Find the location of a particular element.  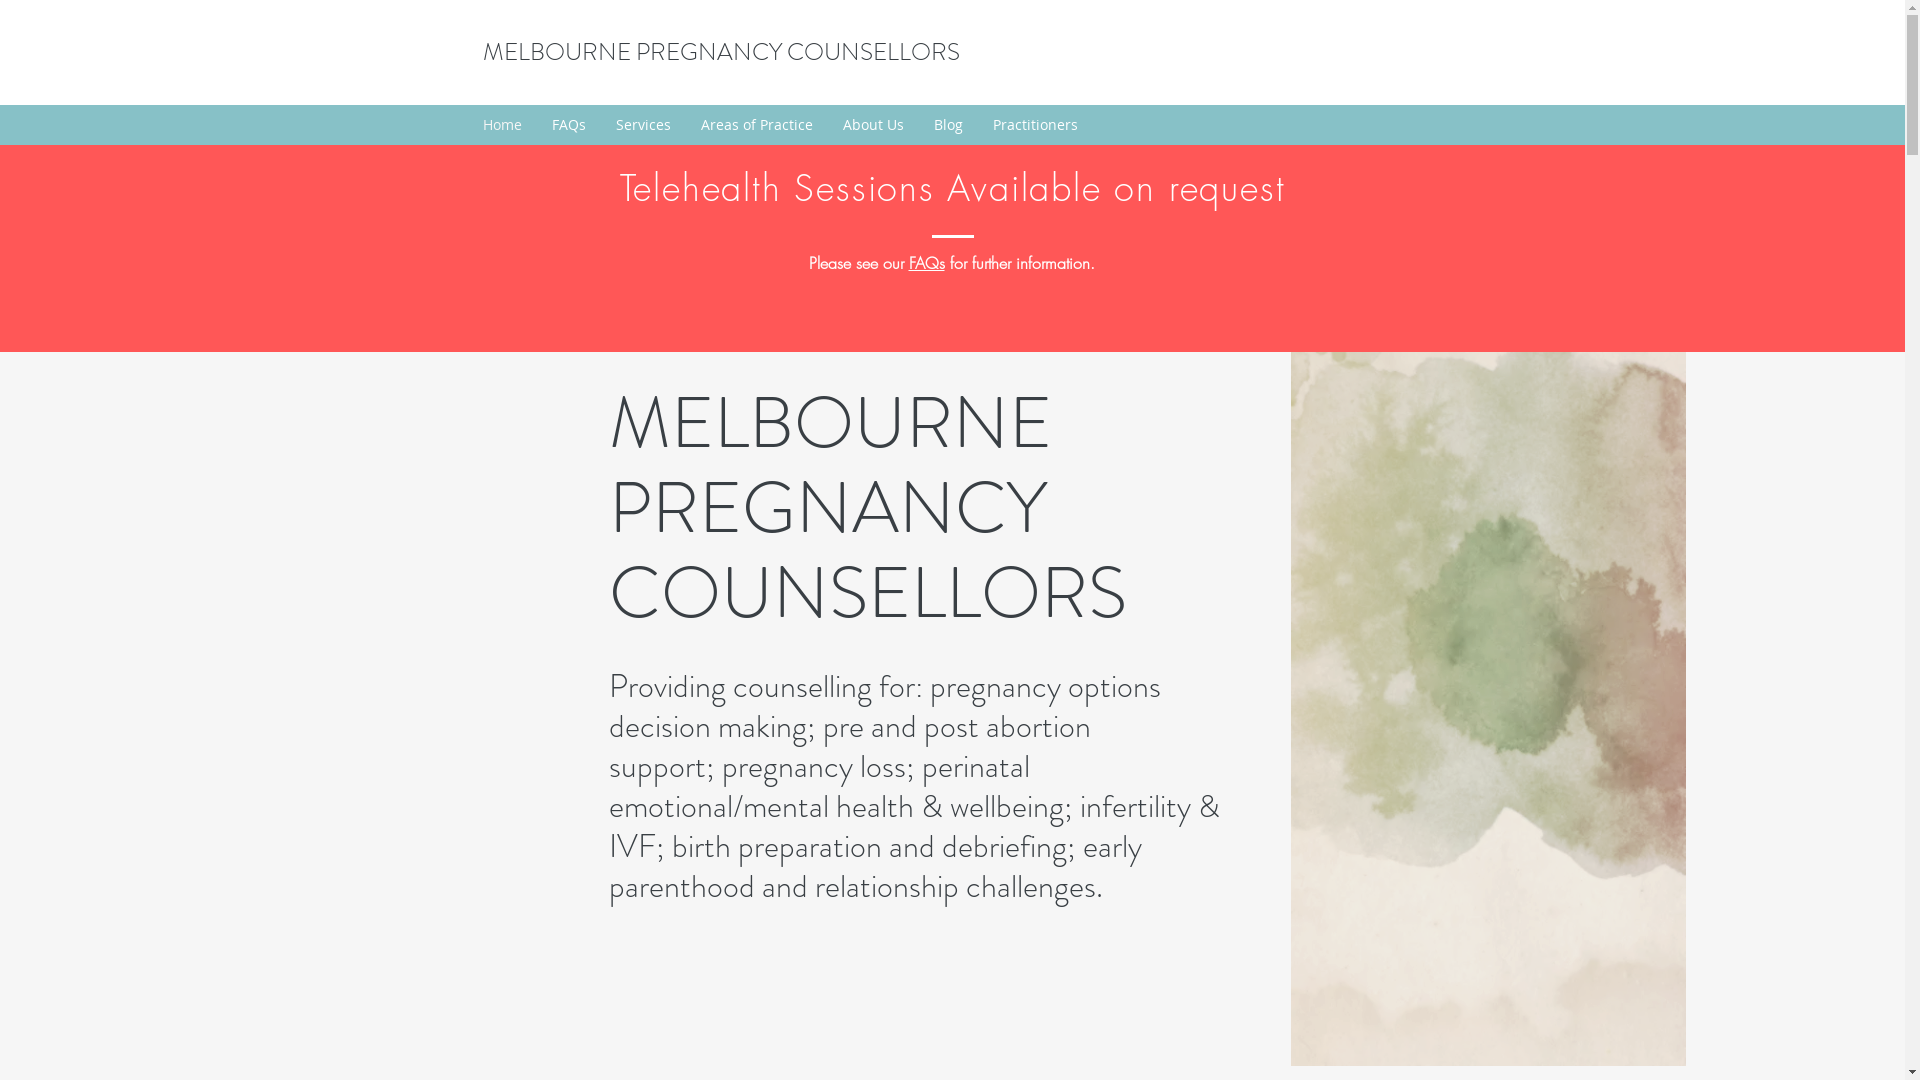

'Home' is located at coordinates (502, 124).